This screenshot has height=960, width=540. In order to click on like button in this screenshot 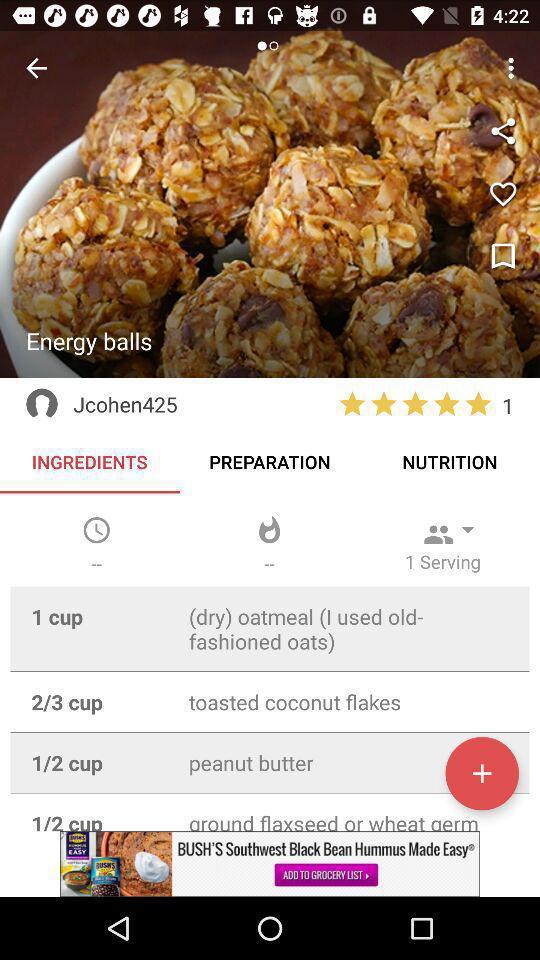, I will do `click(502, 256)`.